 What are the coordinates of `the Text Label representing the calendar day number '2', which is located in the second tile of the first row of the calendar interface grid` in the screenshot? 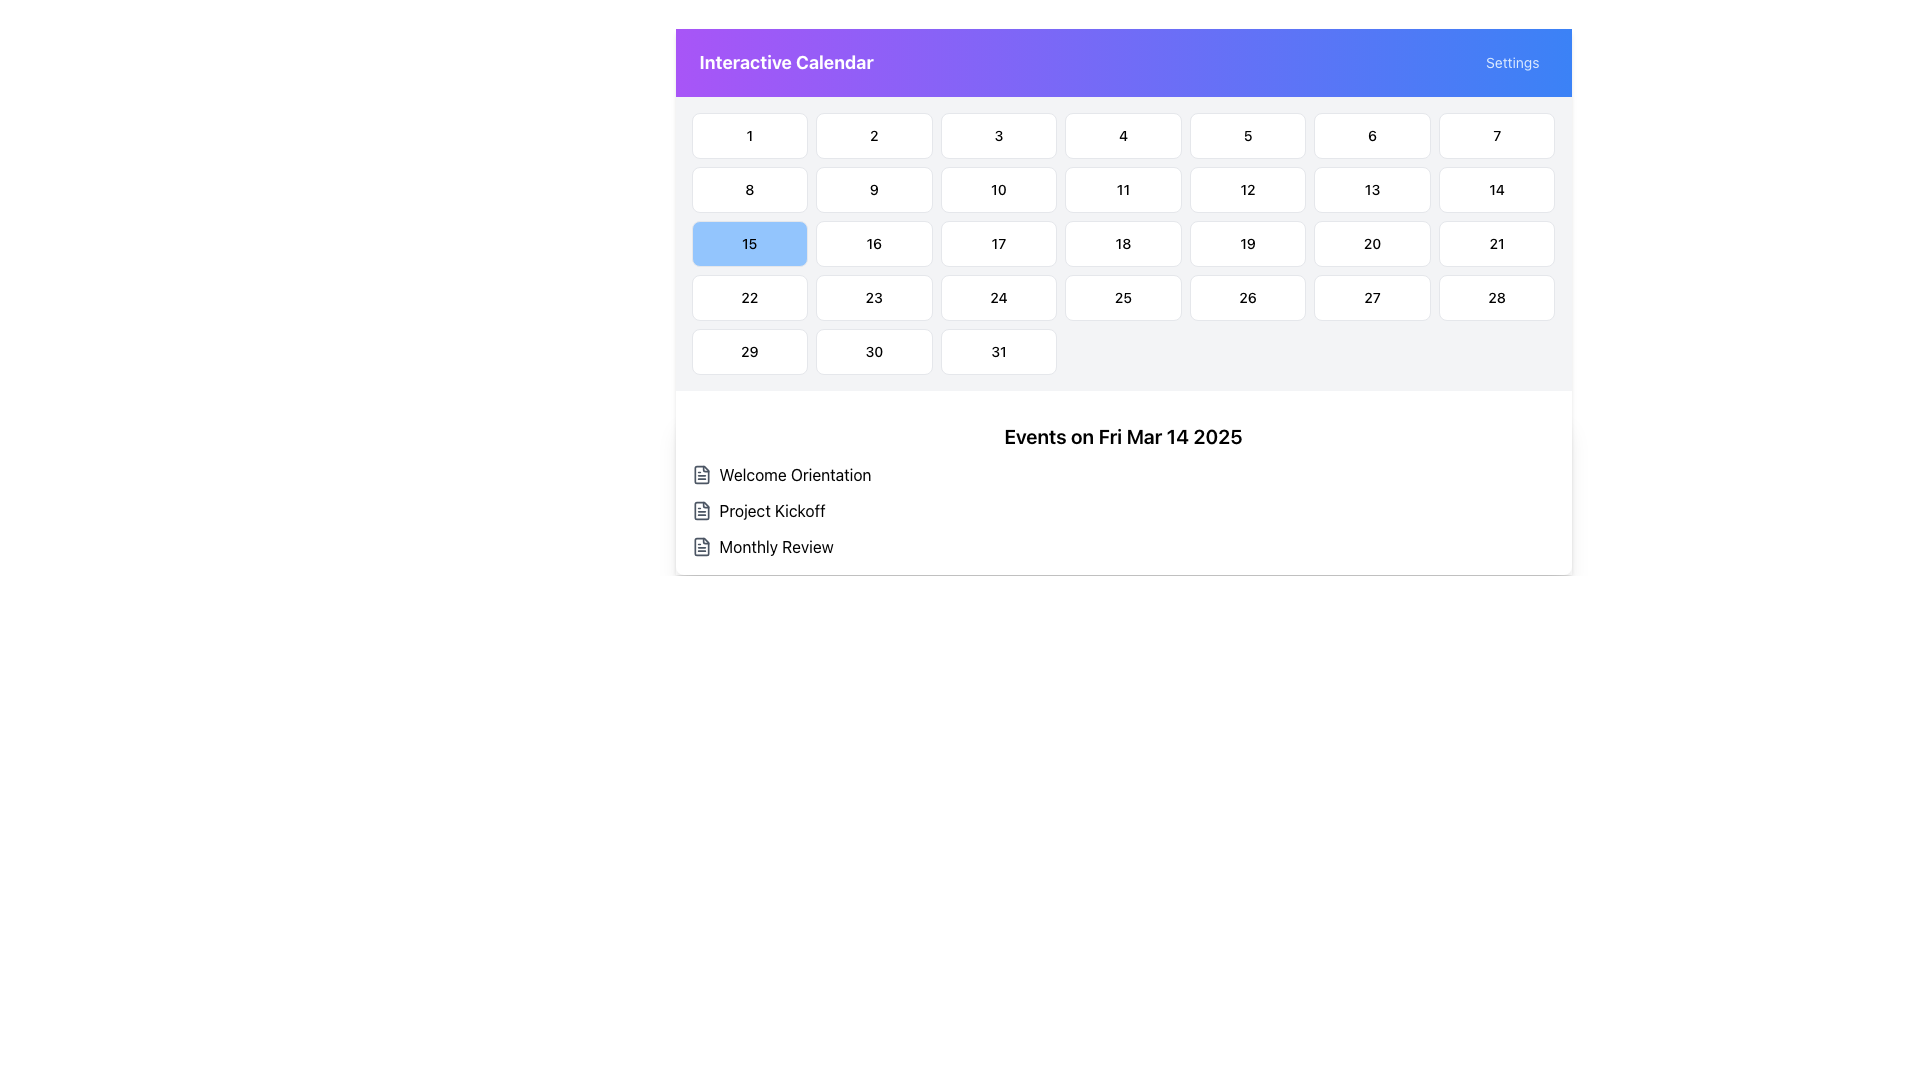 It's located at (874, 135).